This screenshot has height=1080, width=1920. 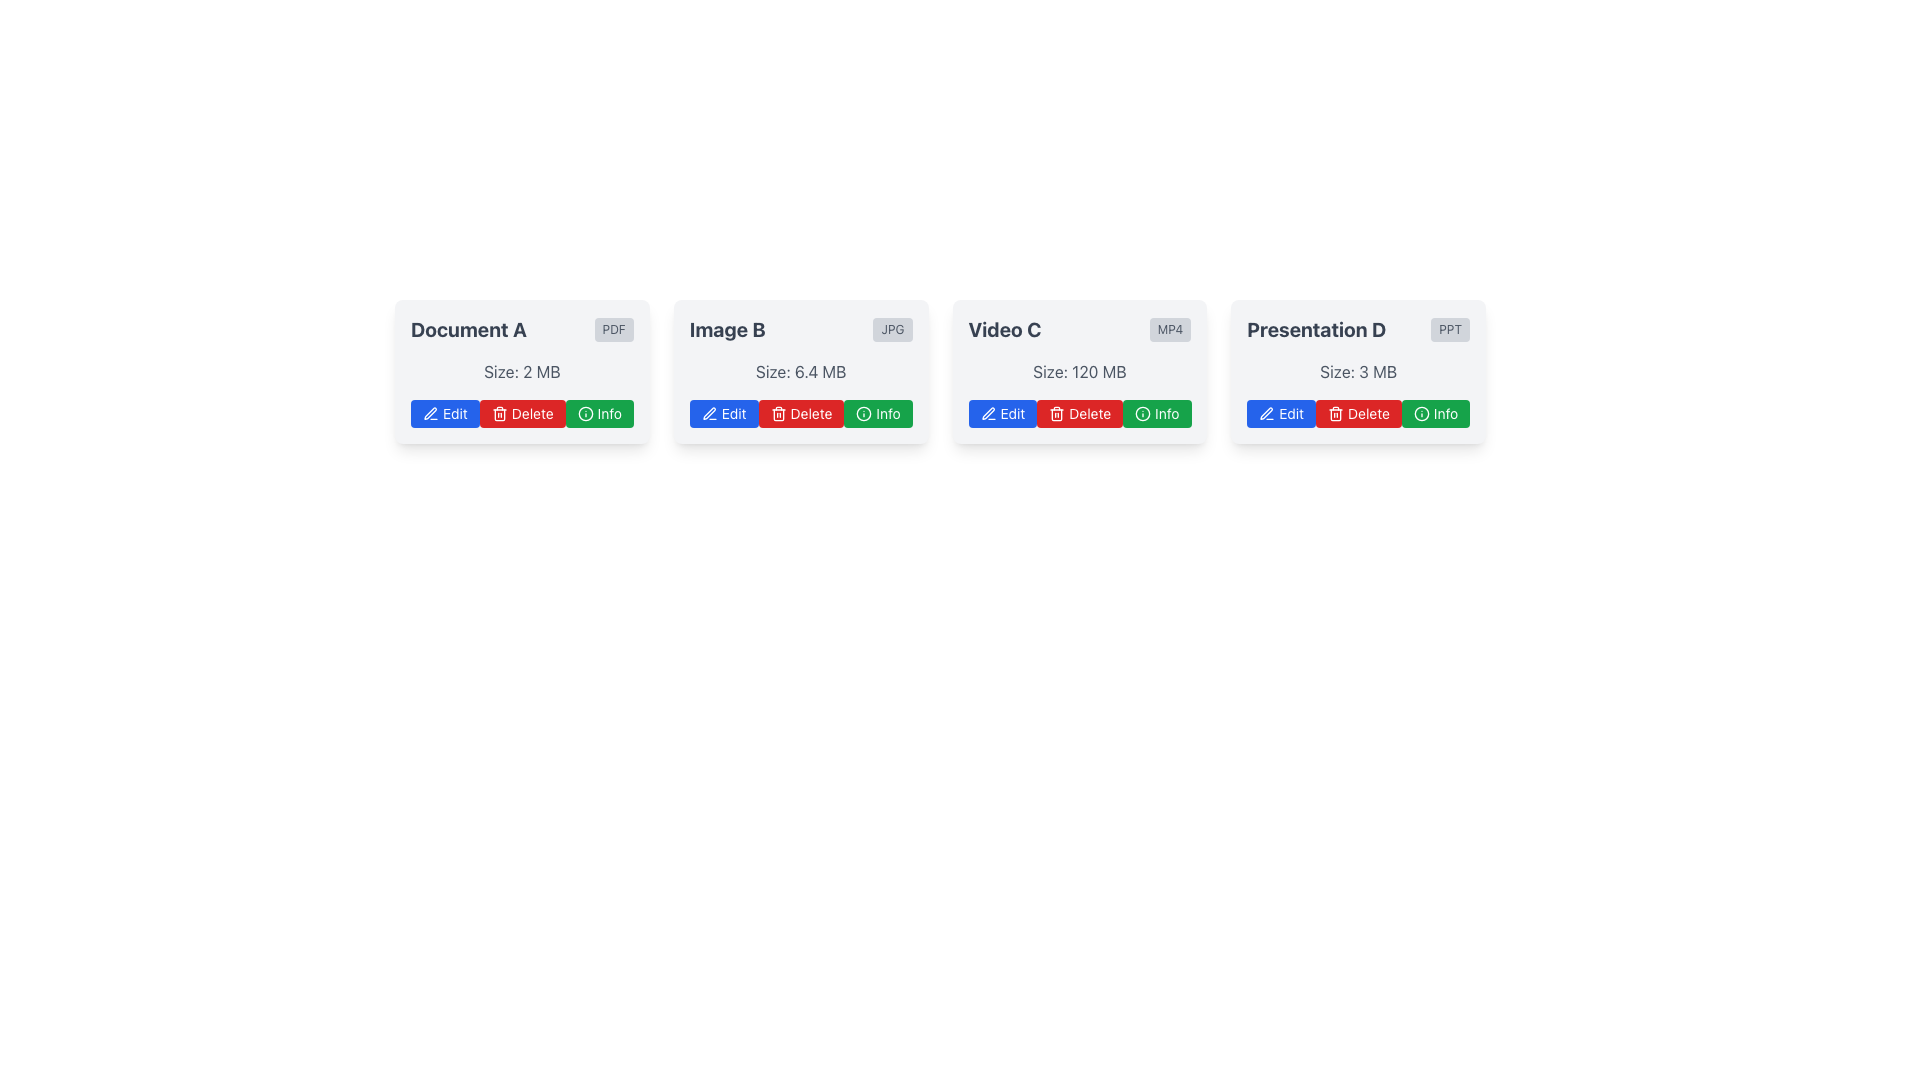 I want to click on the Text display element titled 'Document A' with a gray label 'PDF' located in the top section of the first document card, so click(x=522, y=329).